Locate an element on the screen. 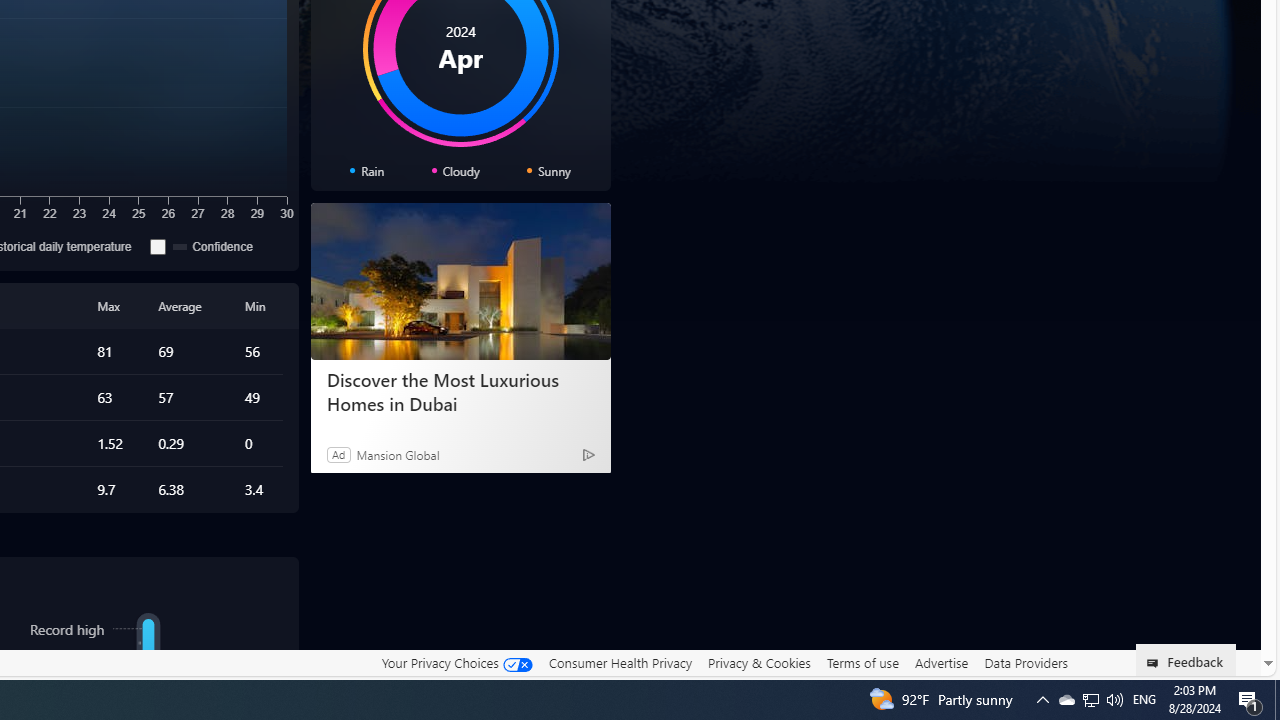 The width and height of the screenshot is (1280, 720). 'Your Privacy Choices' is located at coordinates (455, 662).